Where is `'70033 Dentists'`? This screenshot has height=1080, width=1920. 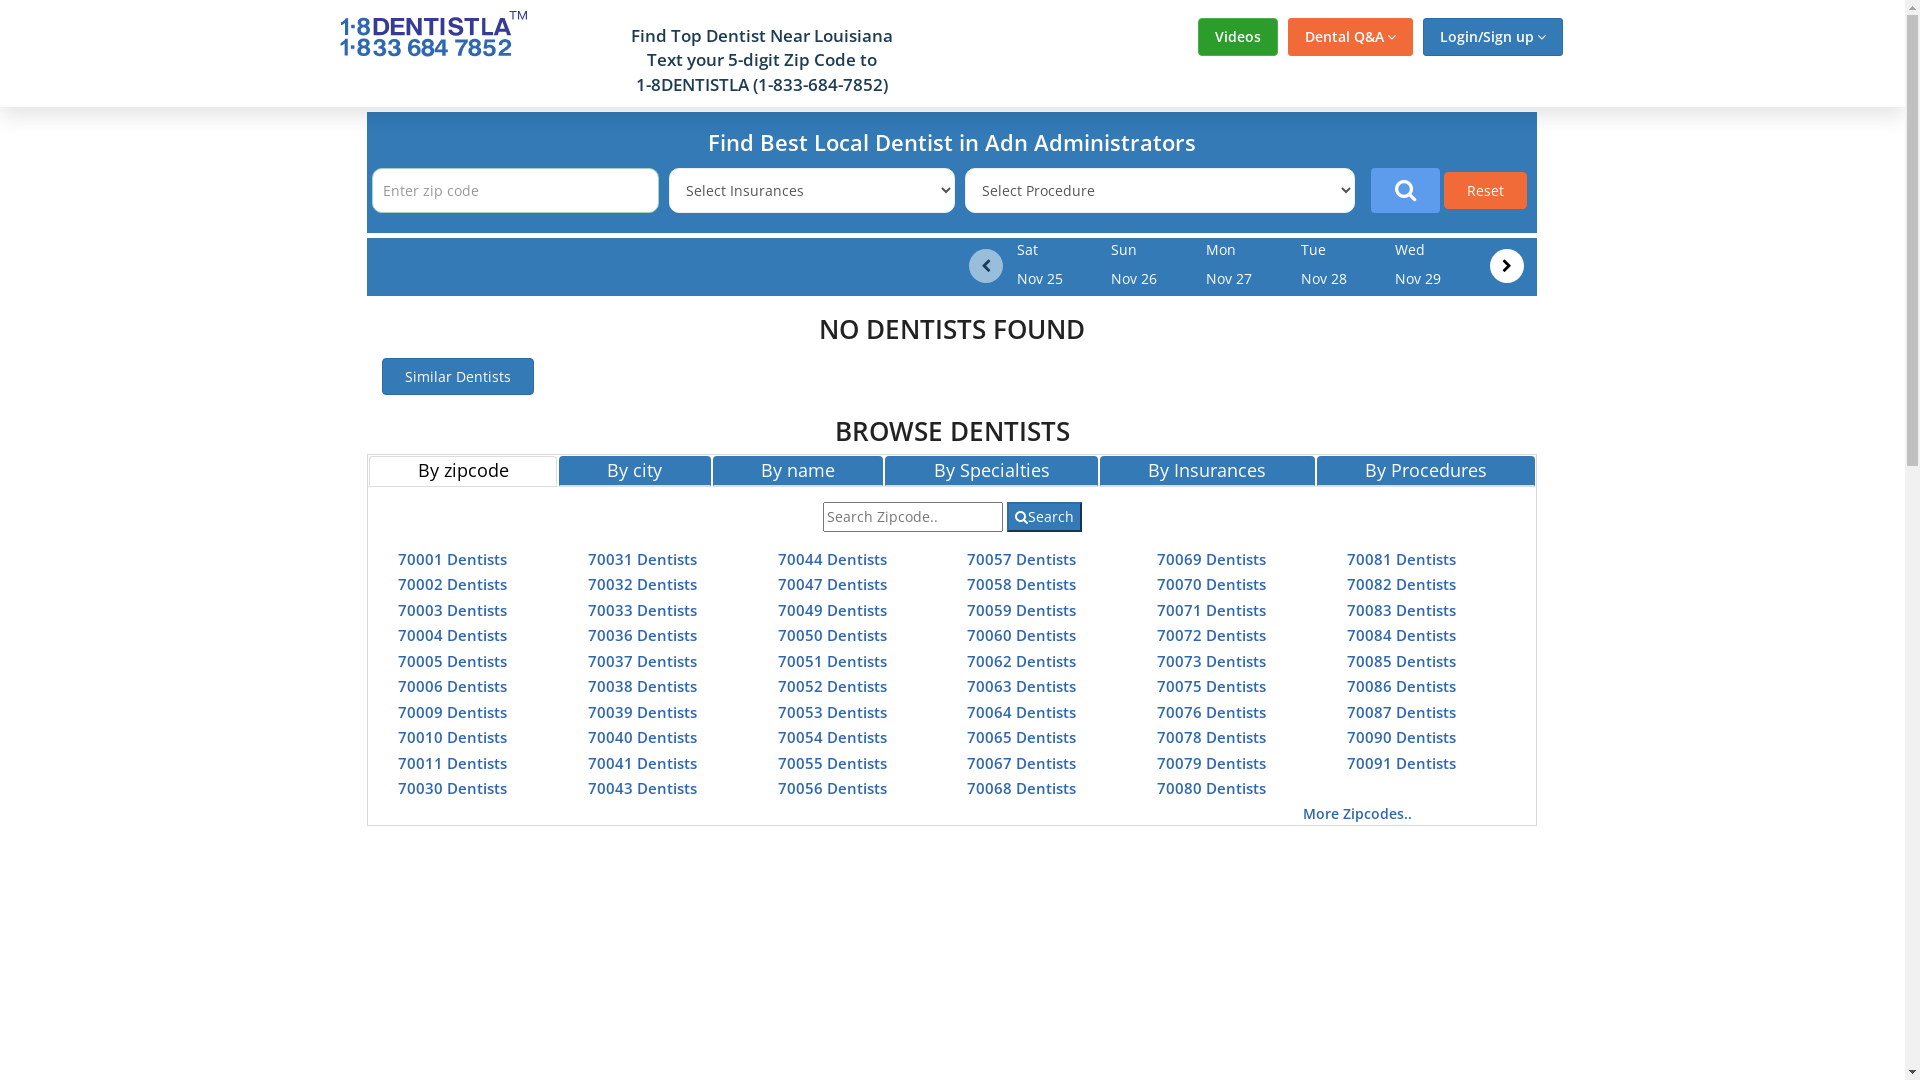
'70033 Dentists' is located at coordinates (642, 608).